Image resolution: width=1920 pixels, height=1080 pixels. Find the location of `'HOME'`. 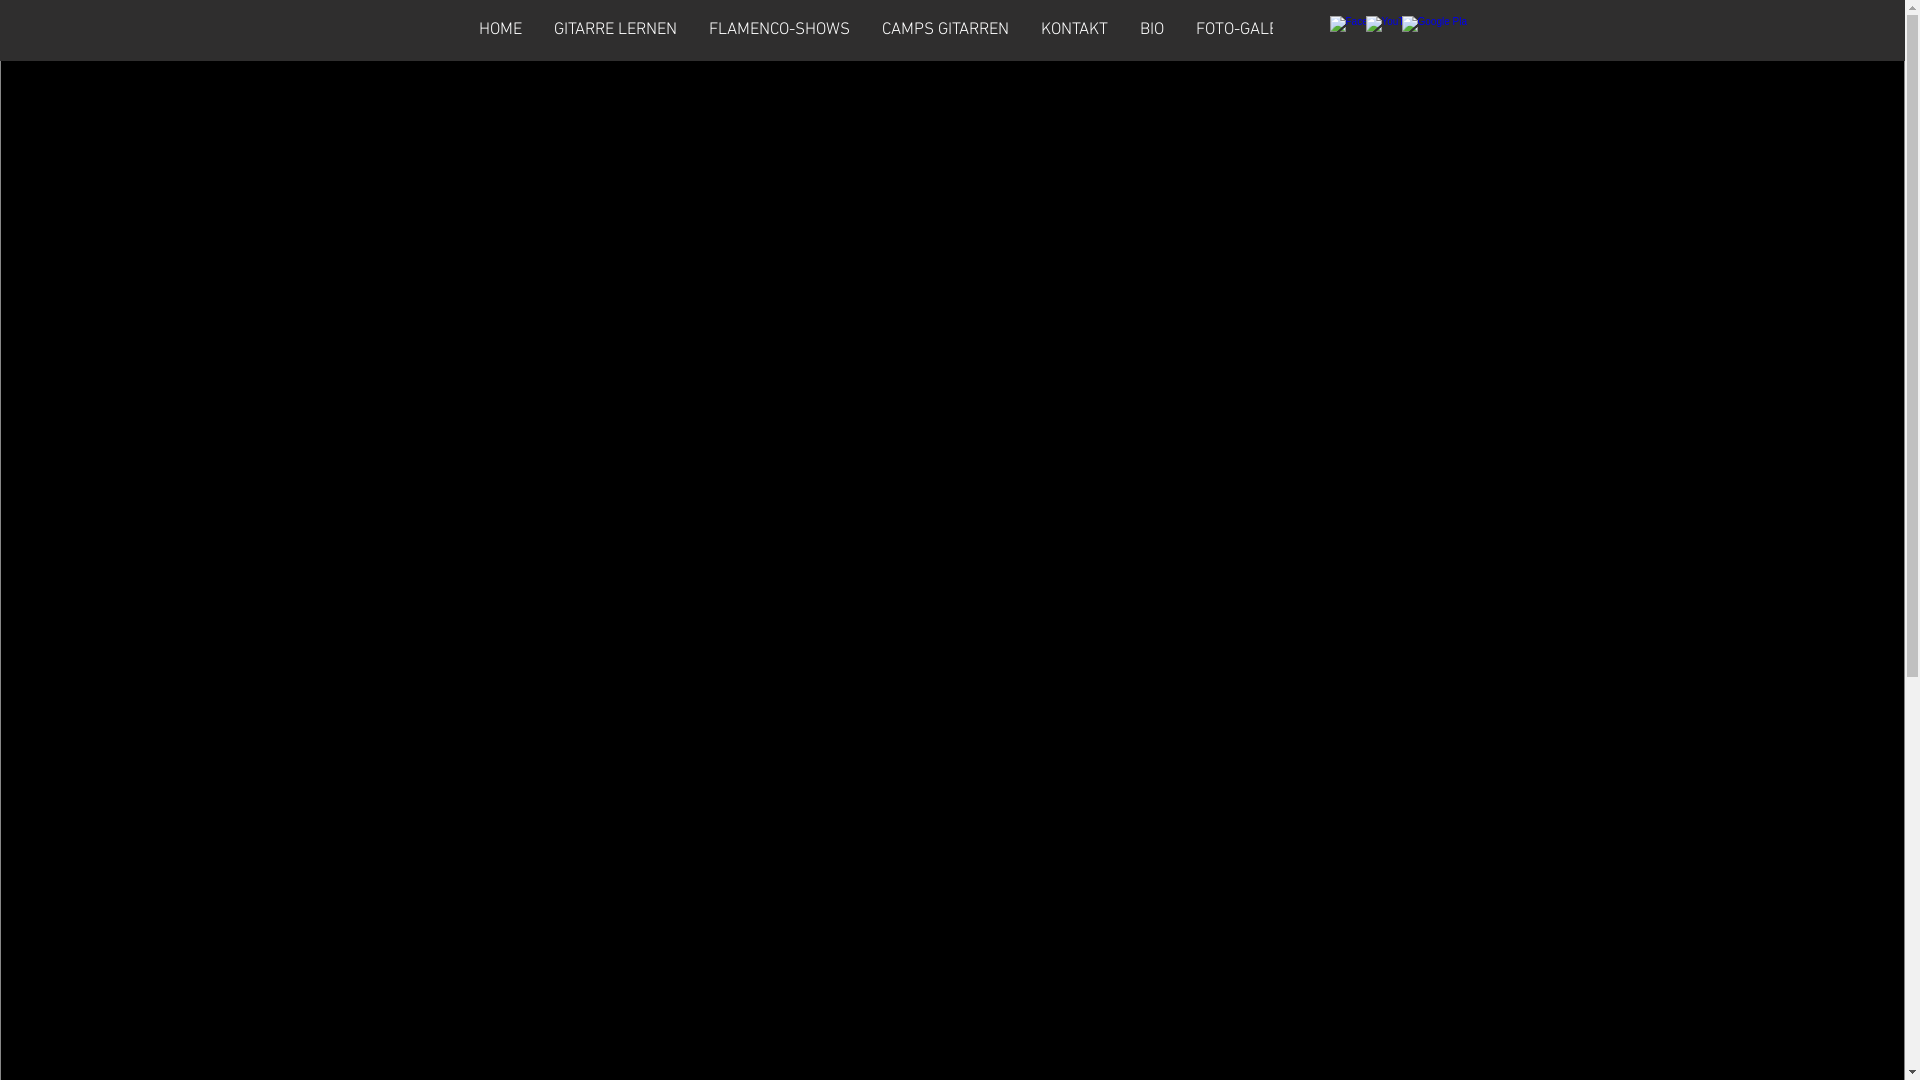

'HOME' is located at coordinates (499, 31).